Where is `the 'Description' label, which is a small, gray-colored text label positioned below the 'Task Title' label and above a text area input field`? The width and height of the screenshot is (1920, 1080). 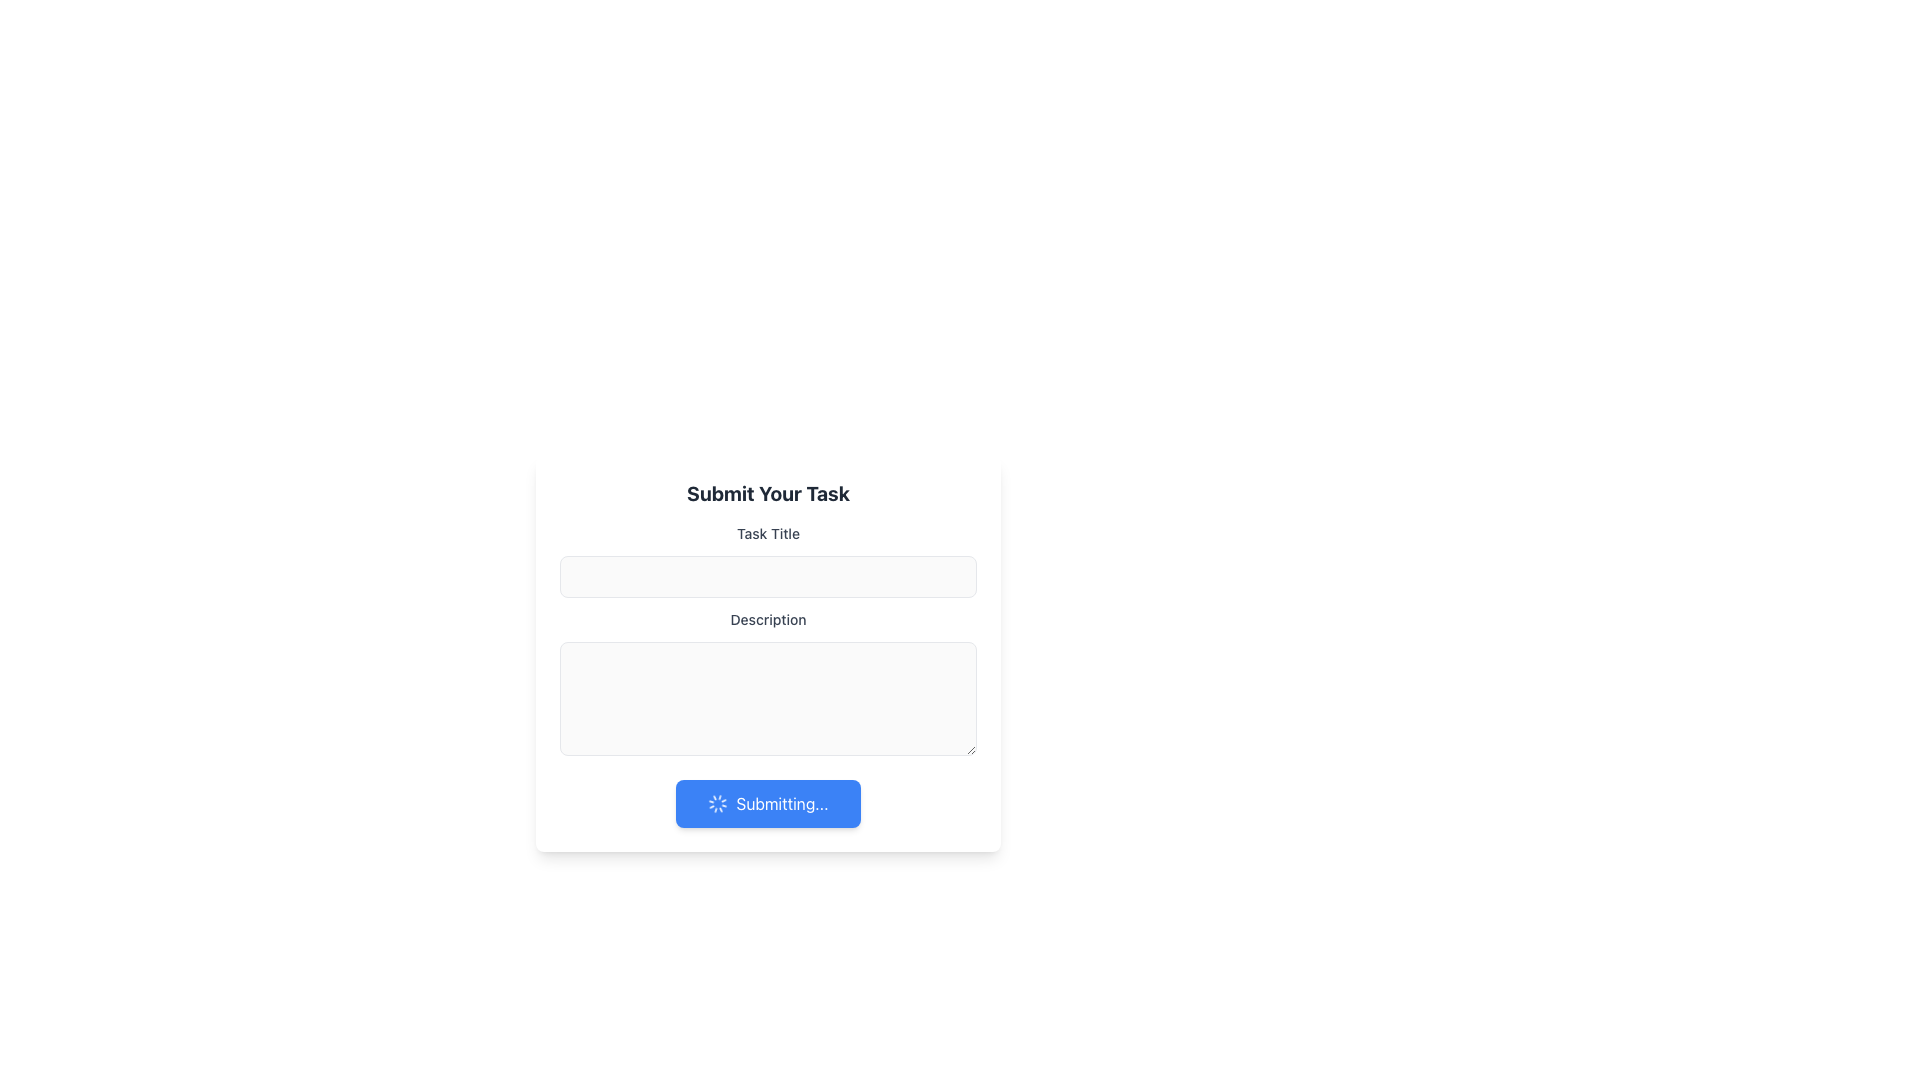 the 'Description' label, which is a small, gray-colored text label positioned below the 'Task Title' label and above a text area input field is located at coordinates (767, 619).